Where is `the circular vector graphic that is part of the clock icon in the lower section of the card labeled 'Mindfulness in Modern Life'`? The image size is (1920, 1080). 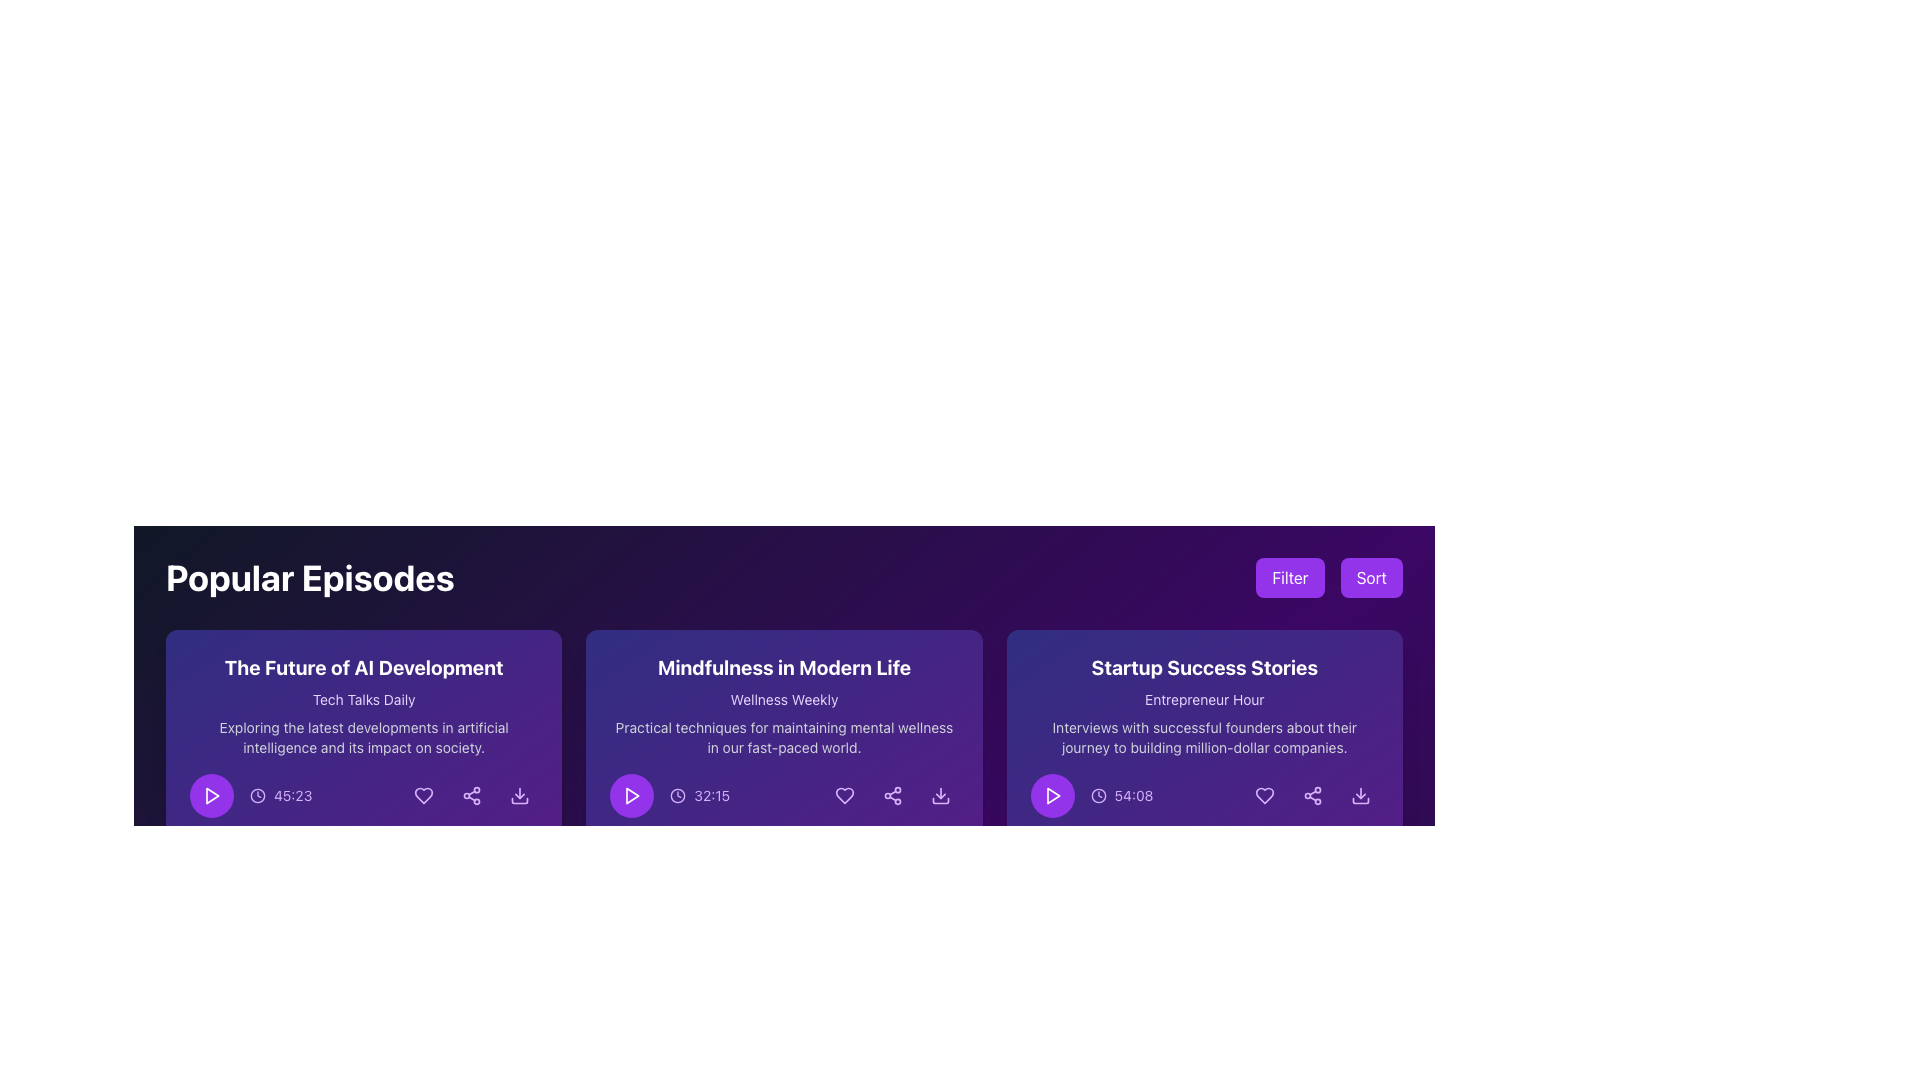
the circular vector graphic that is part of the clock icon in the lower section of the card labeled 'Mindfulness in Modern Life' is located at coordinates (678, 794).